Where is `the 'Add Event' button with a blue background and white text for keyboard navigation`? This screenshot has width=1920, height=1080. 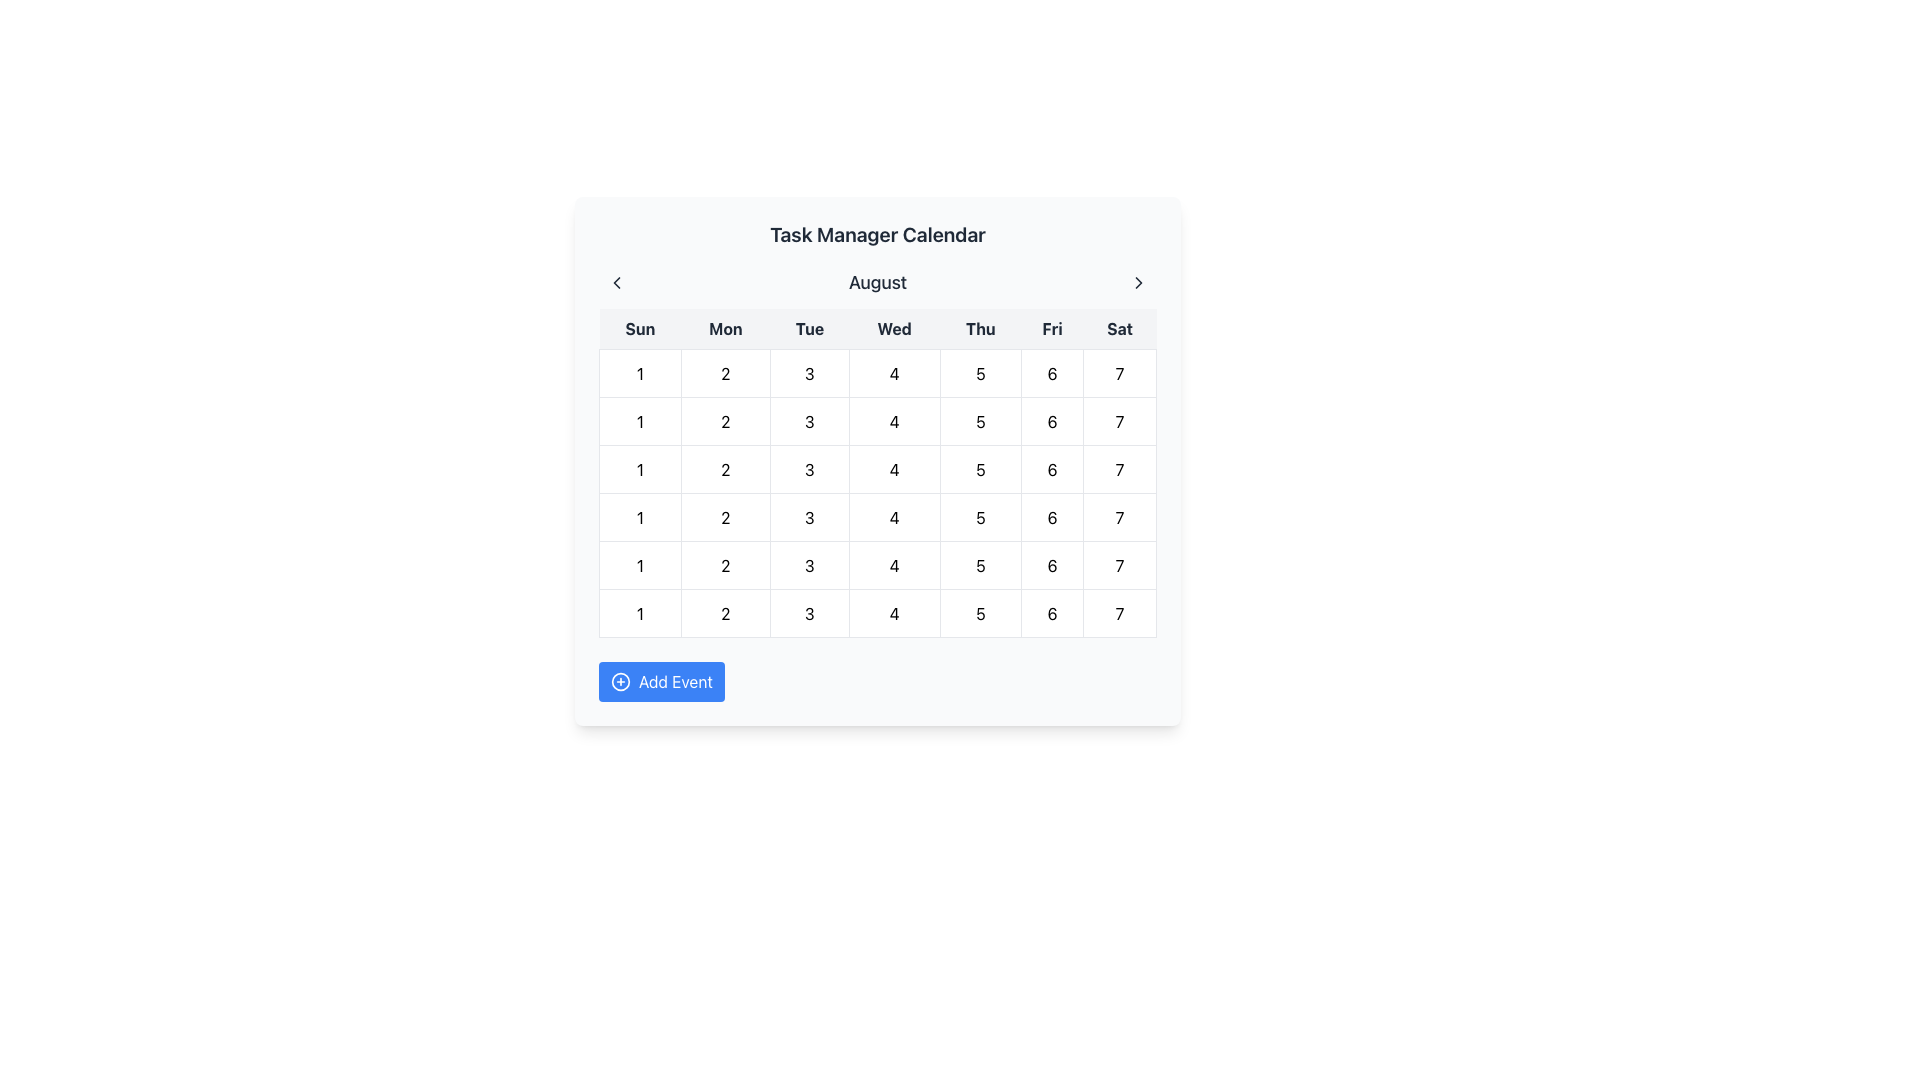 the 'Add Event' button with a blue background and white text for keyboard navigation is located at coordinates (662, 681).